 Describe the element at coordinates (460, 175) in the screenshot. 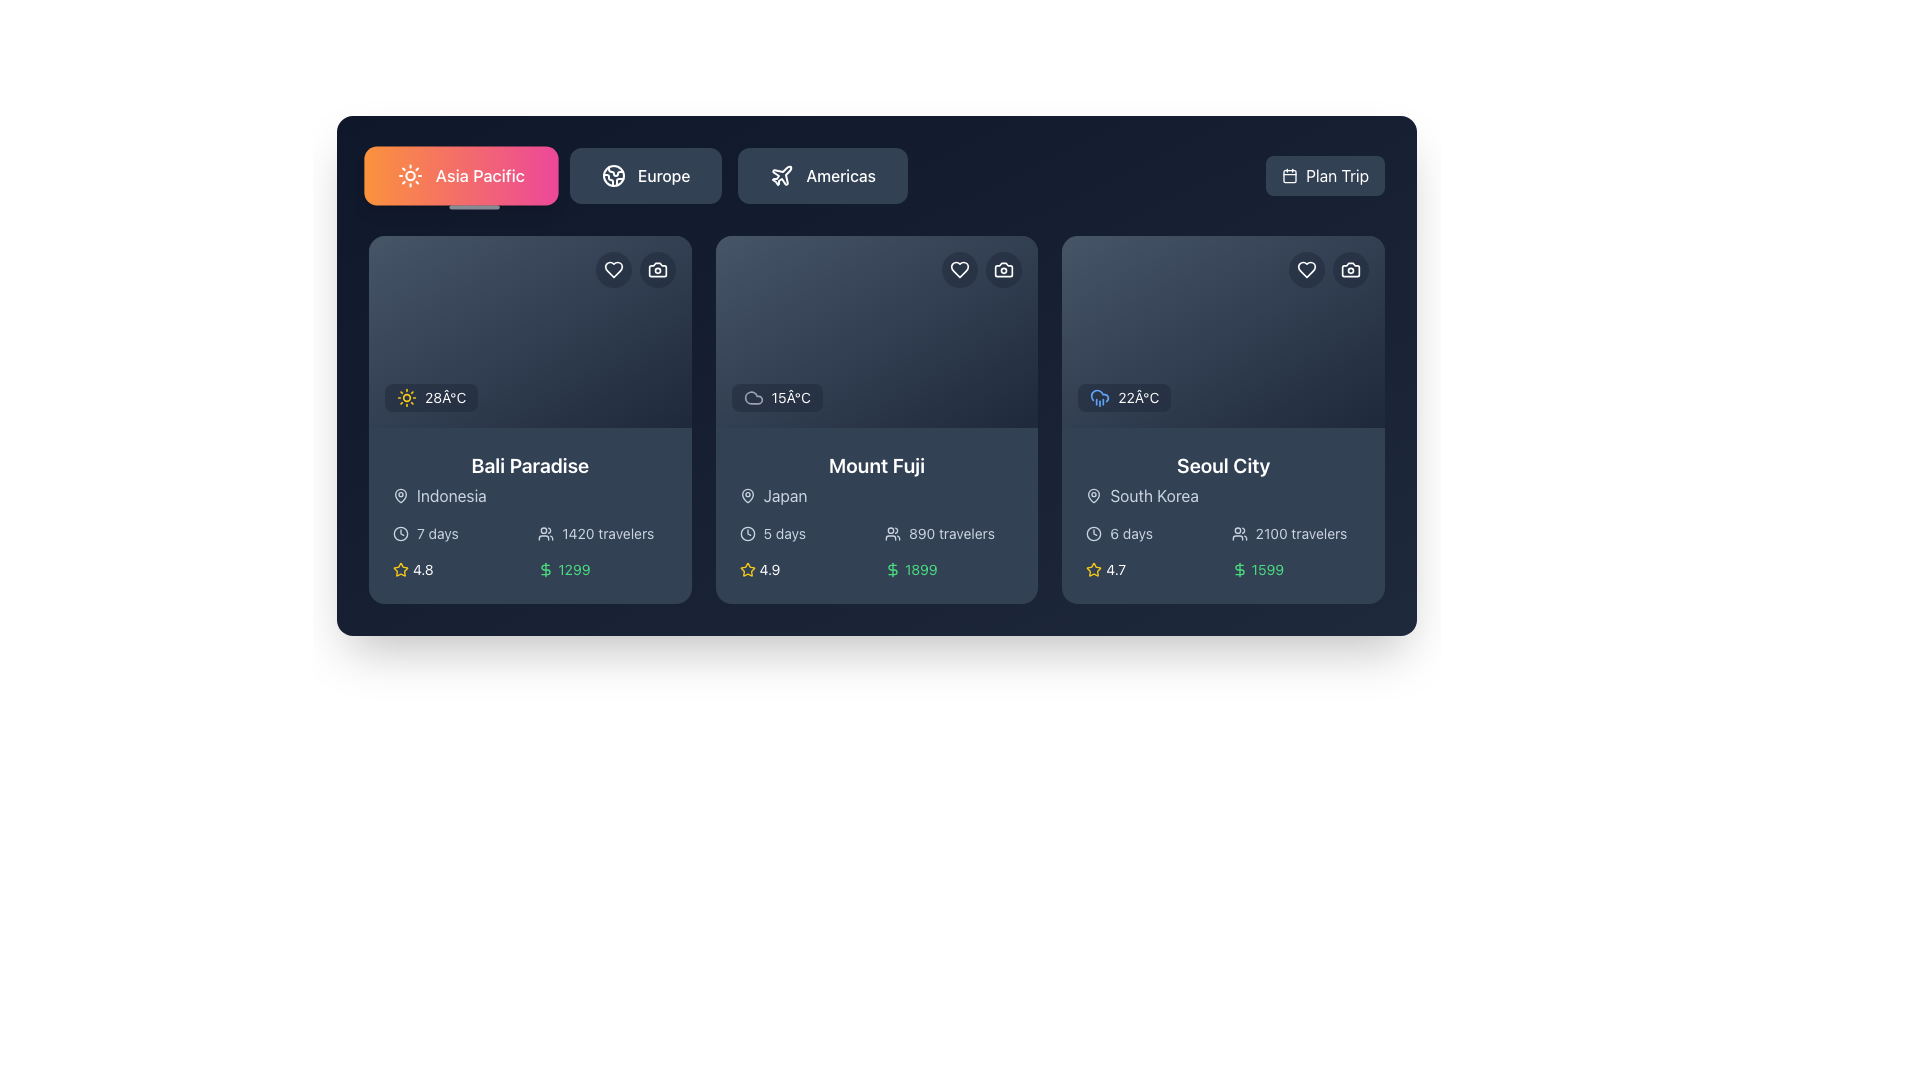

I see `the 'Asia Pacific' category button` at that location.